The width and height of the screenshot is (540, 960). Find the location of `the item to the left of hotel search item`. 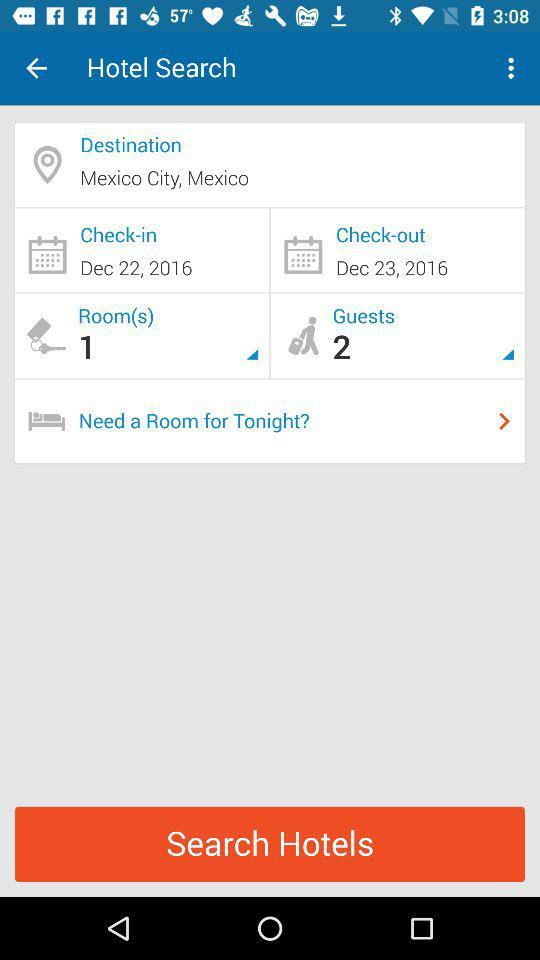

the item to the left of hotel search item is located at coordinates (36, 68).